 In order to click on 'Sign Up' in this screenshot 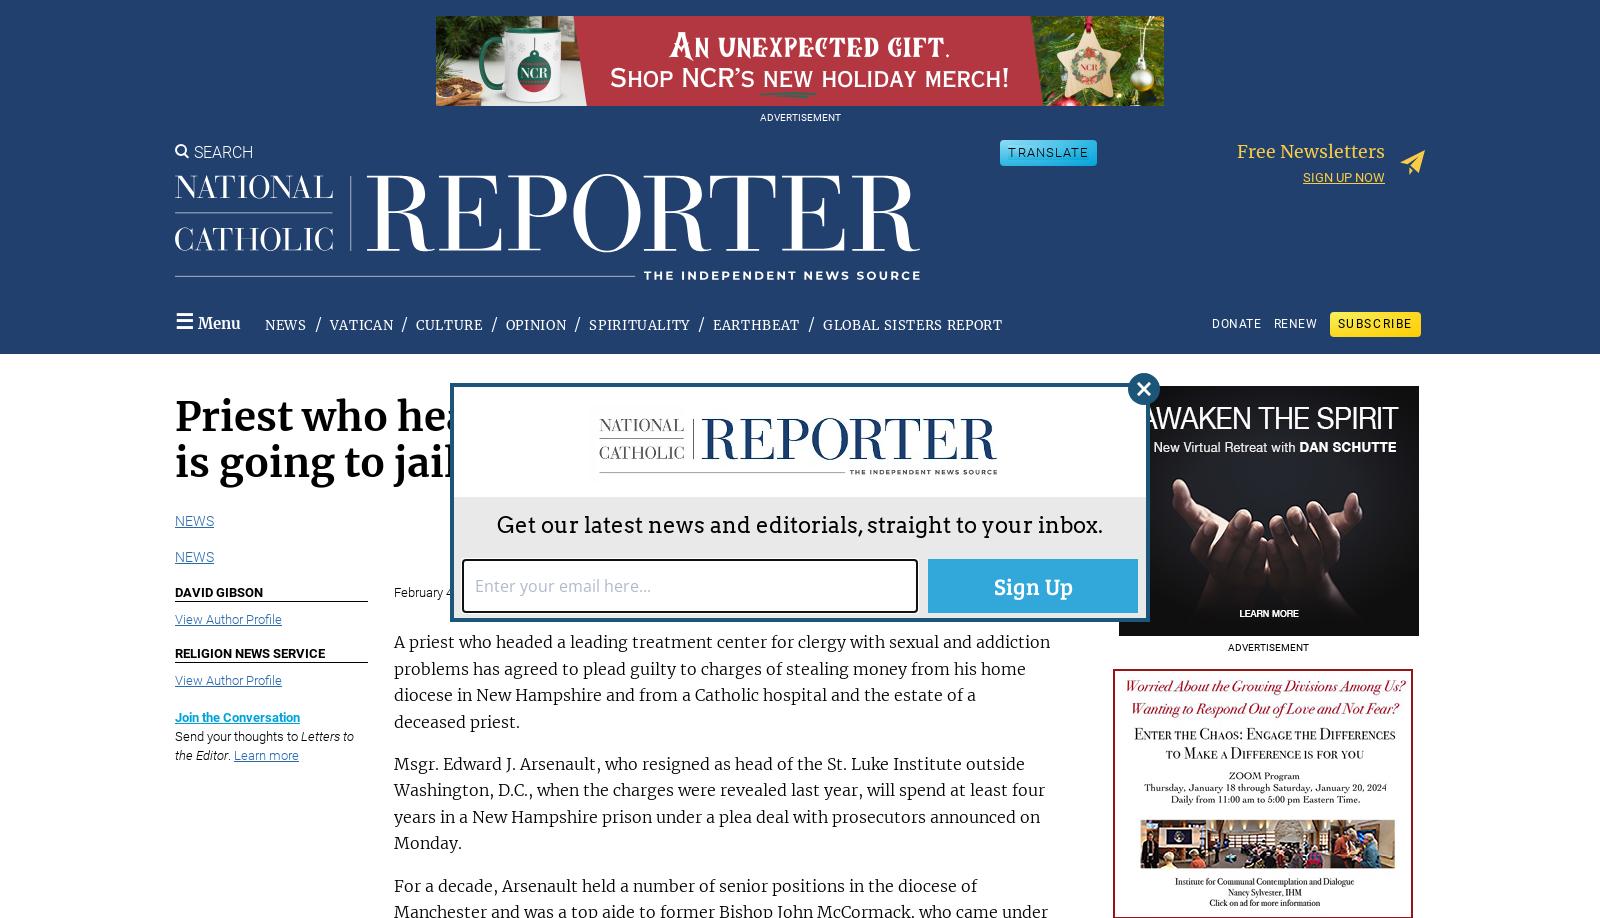, I will do `click(1032, 582)`.